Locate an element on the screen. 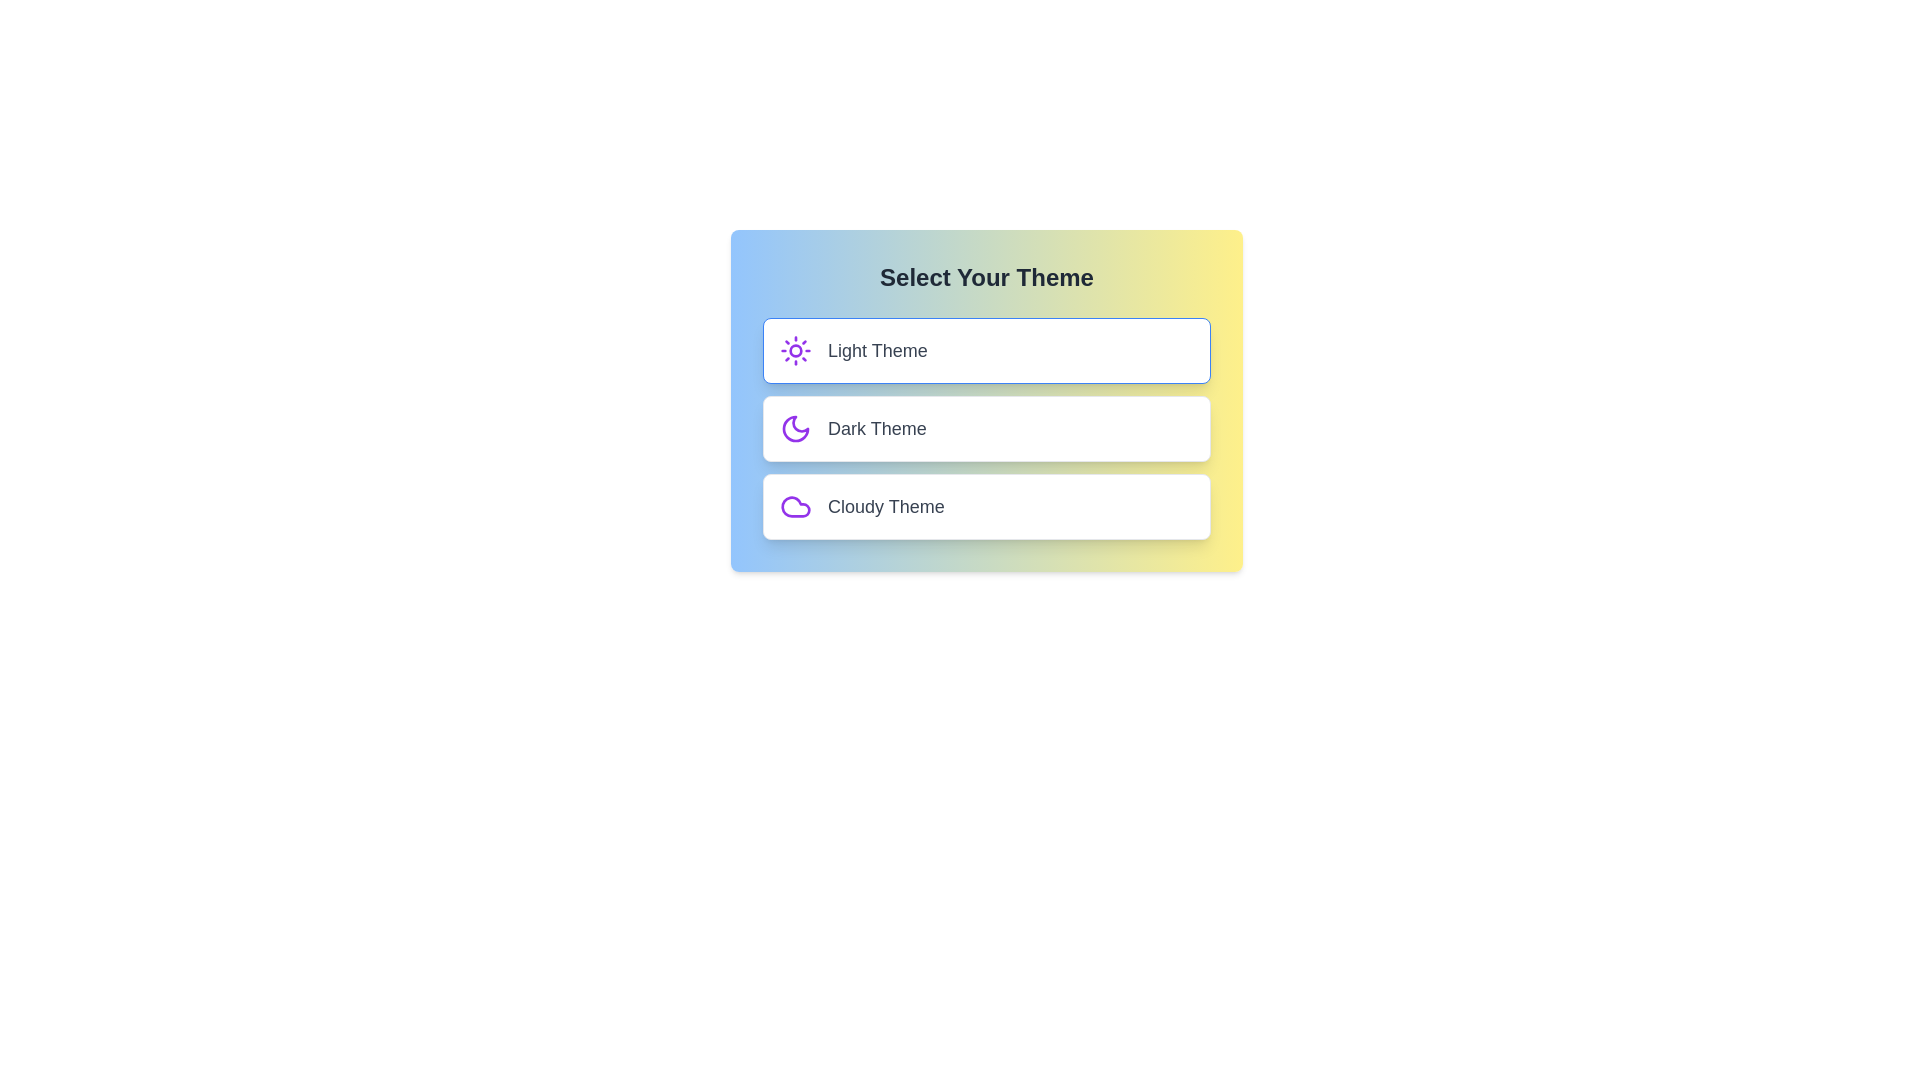  the 'Cloudy Theme' icon, which is located to the left of the 'Cloudy Theme' label in the selectable themes list is located at coordinates (795, 505).